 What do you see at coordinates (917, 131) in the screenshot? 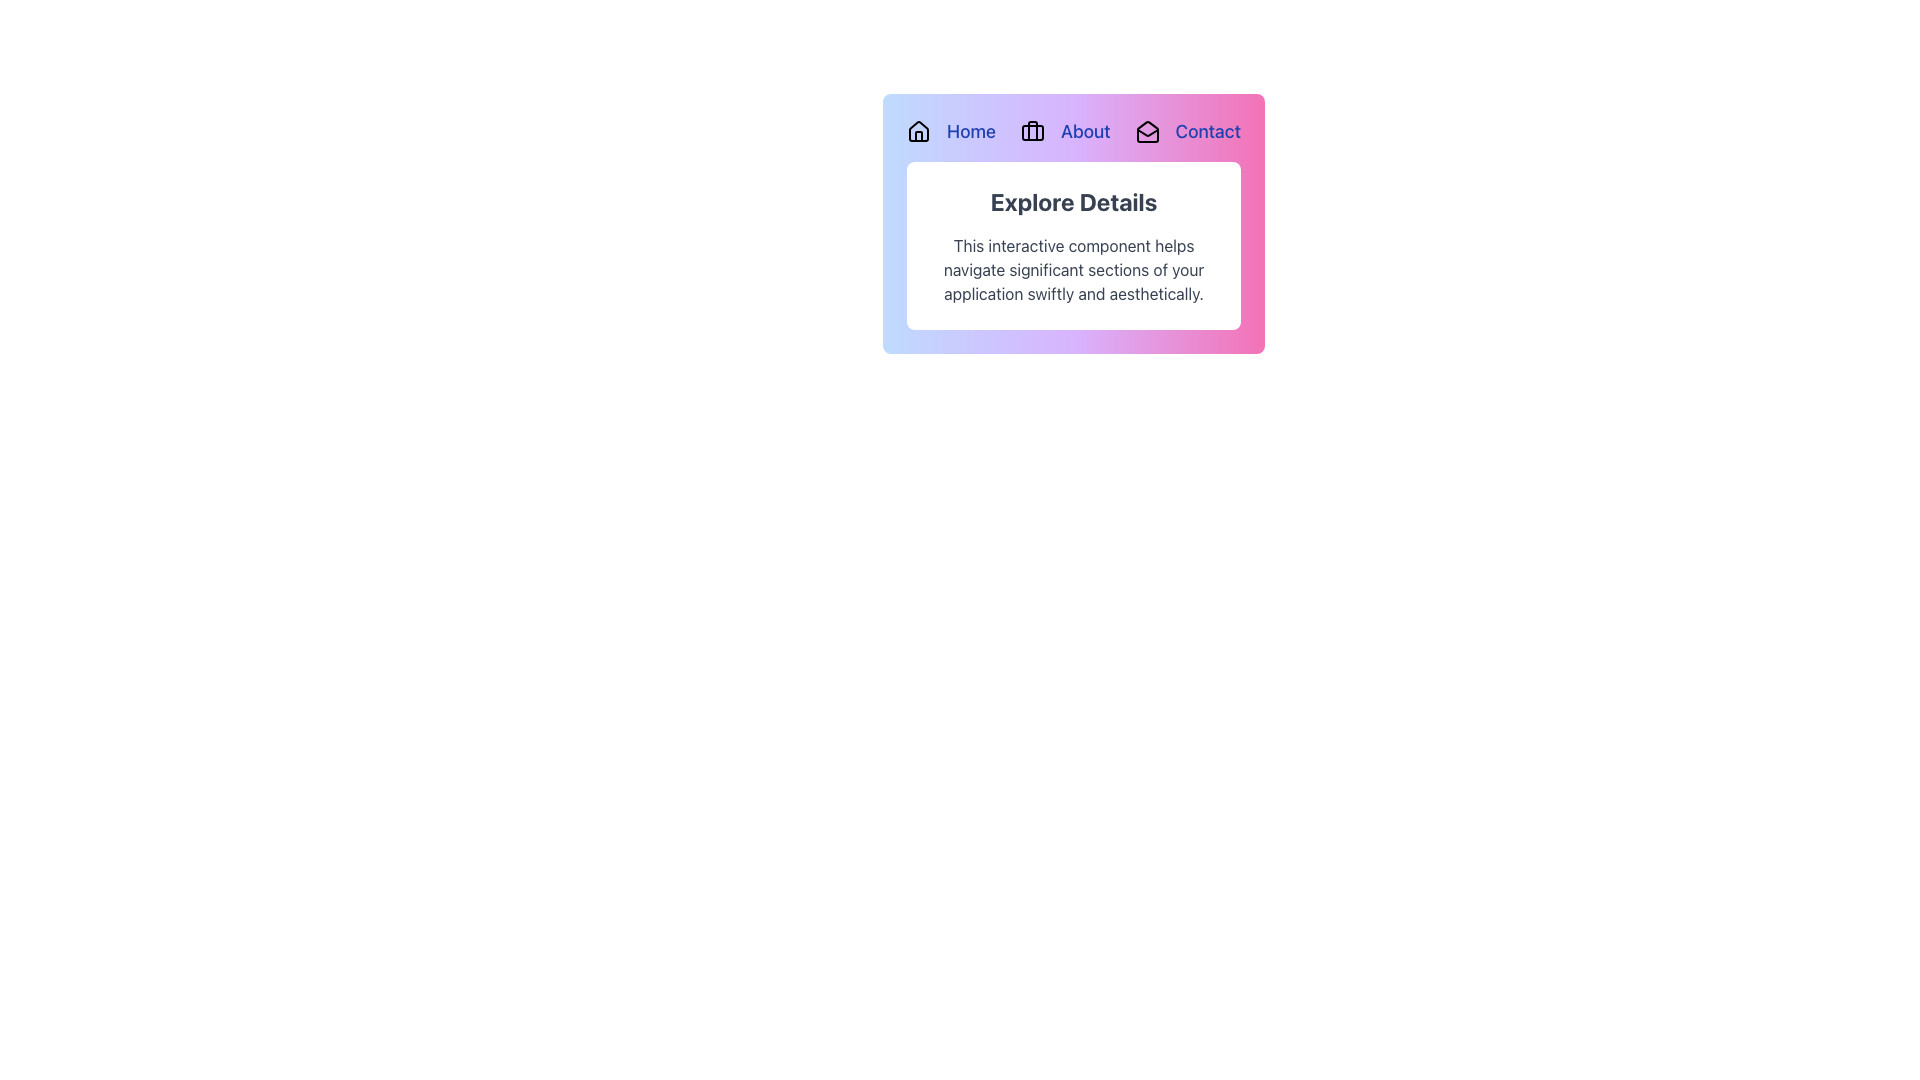
I see `the 'Home' icon located at the leftmost position of the top bar, which serves as a navigation aid to the 'Home' section` at bounding box center [917, 131].